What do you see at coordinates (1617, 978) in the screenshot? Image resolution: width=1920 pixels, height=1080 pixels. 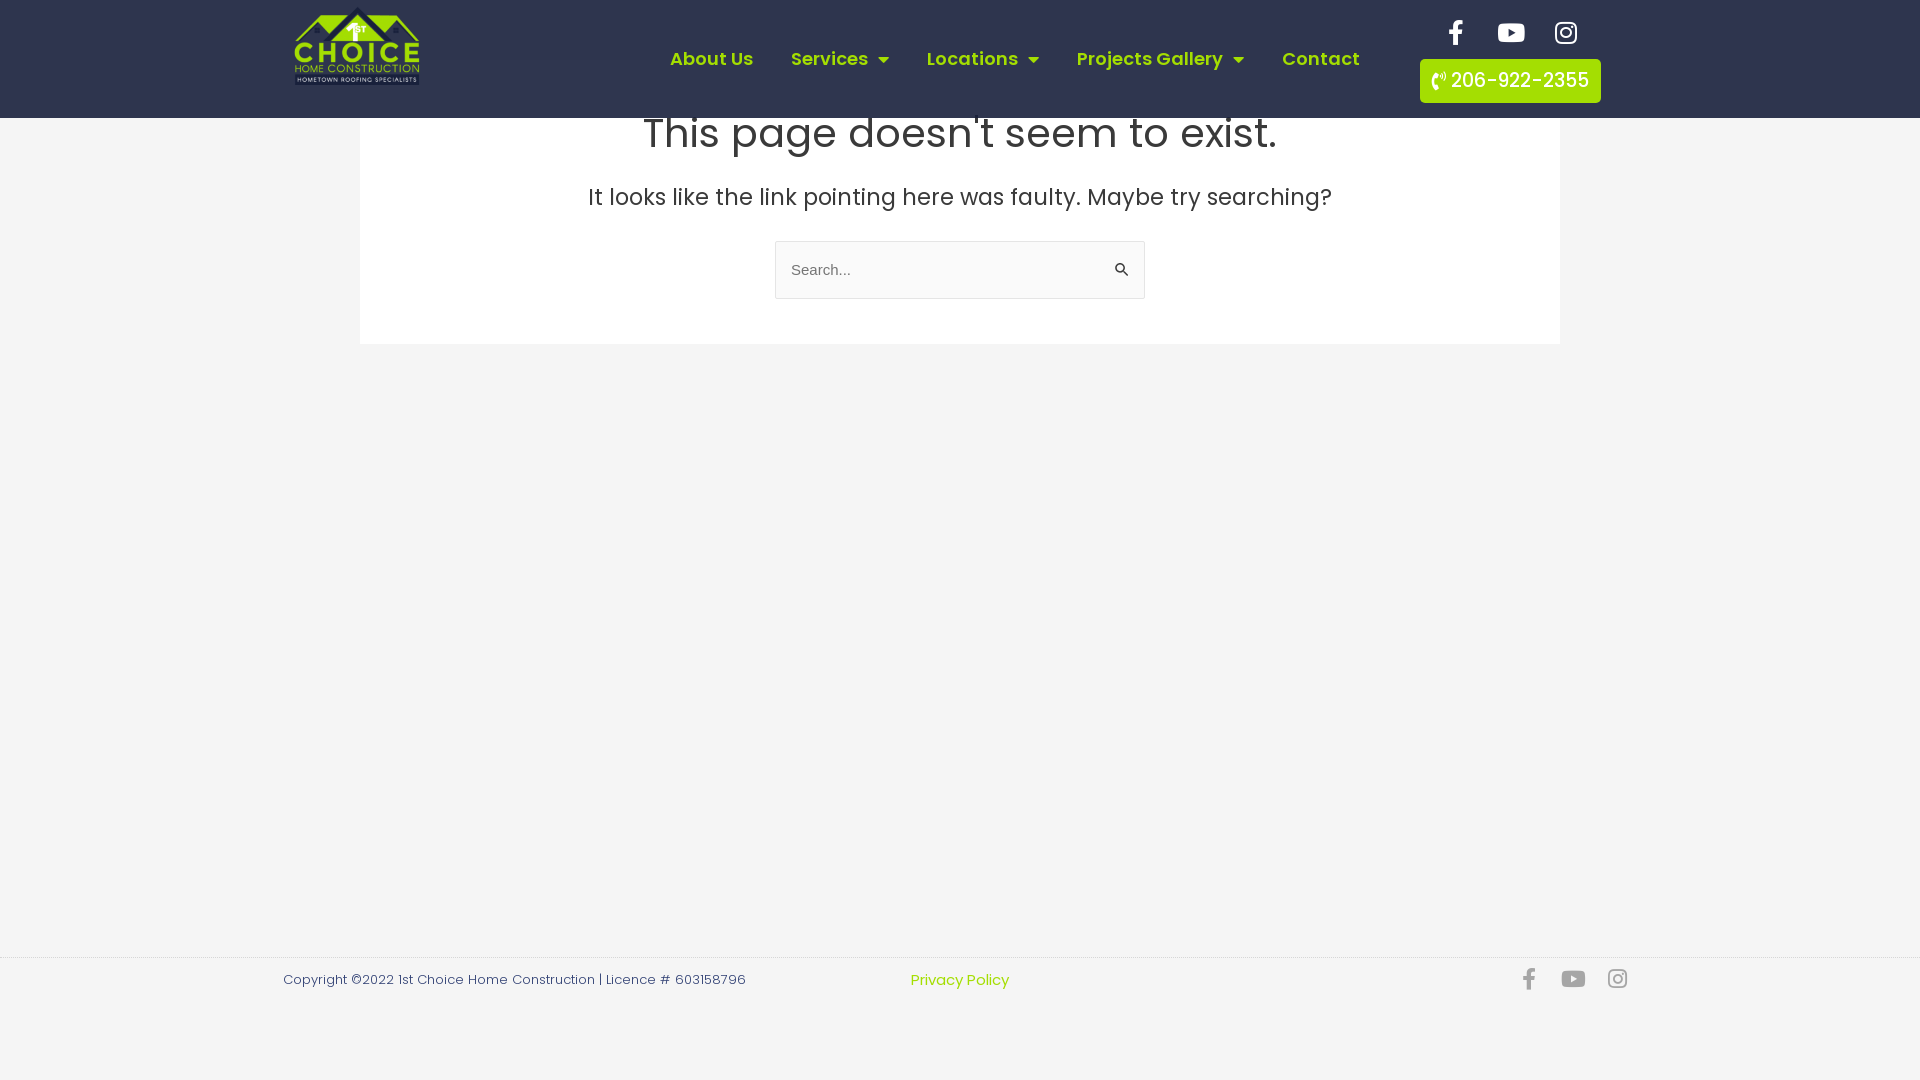 I see `'Instagram'` at bounding box center [1617, 978].